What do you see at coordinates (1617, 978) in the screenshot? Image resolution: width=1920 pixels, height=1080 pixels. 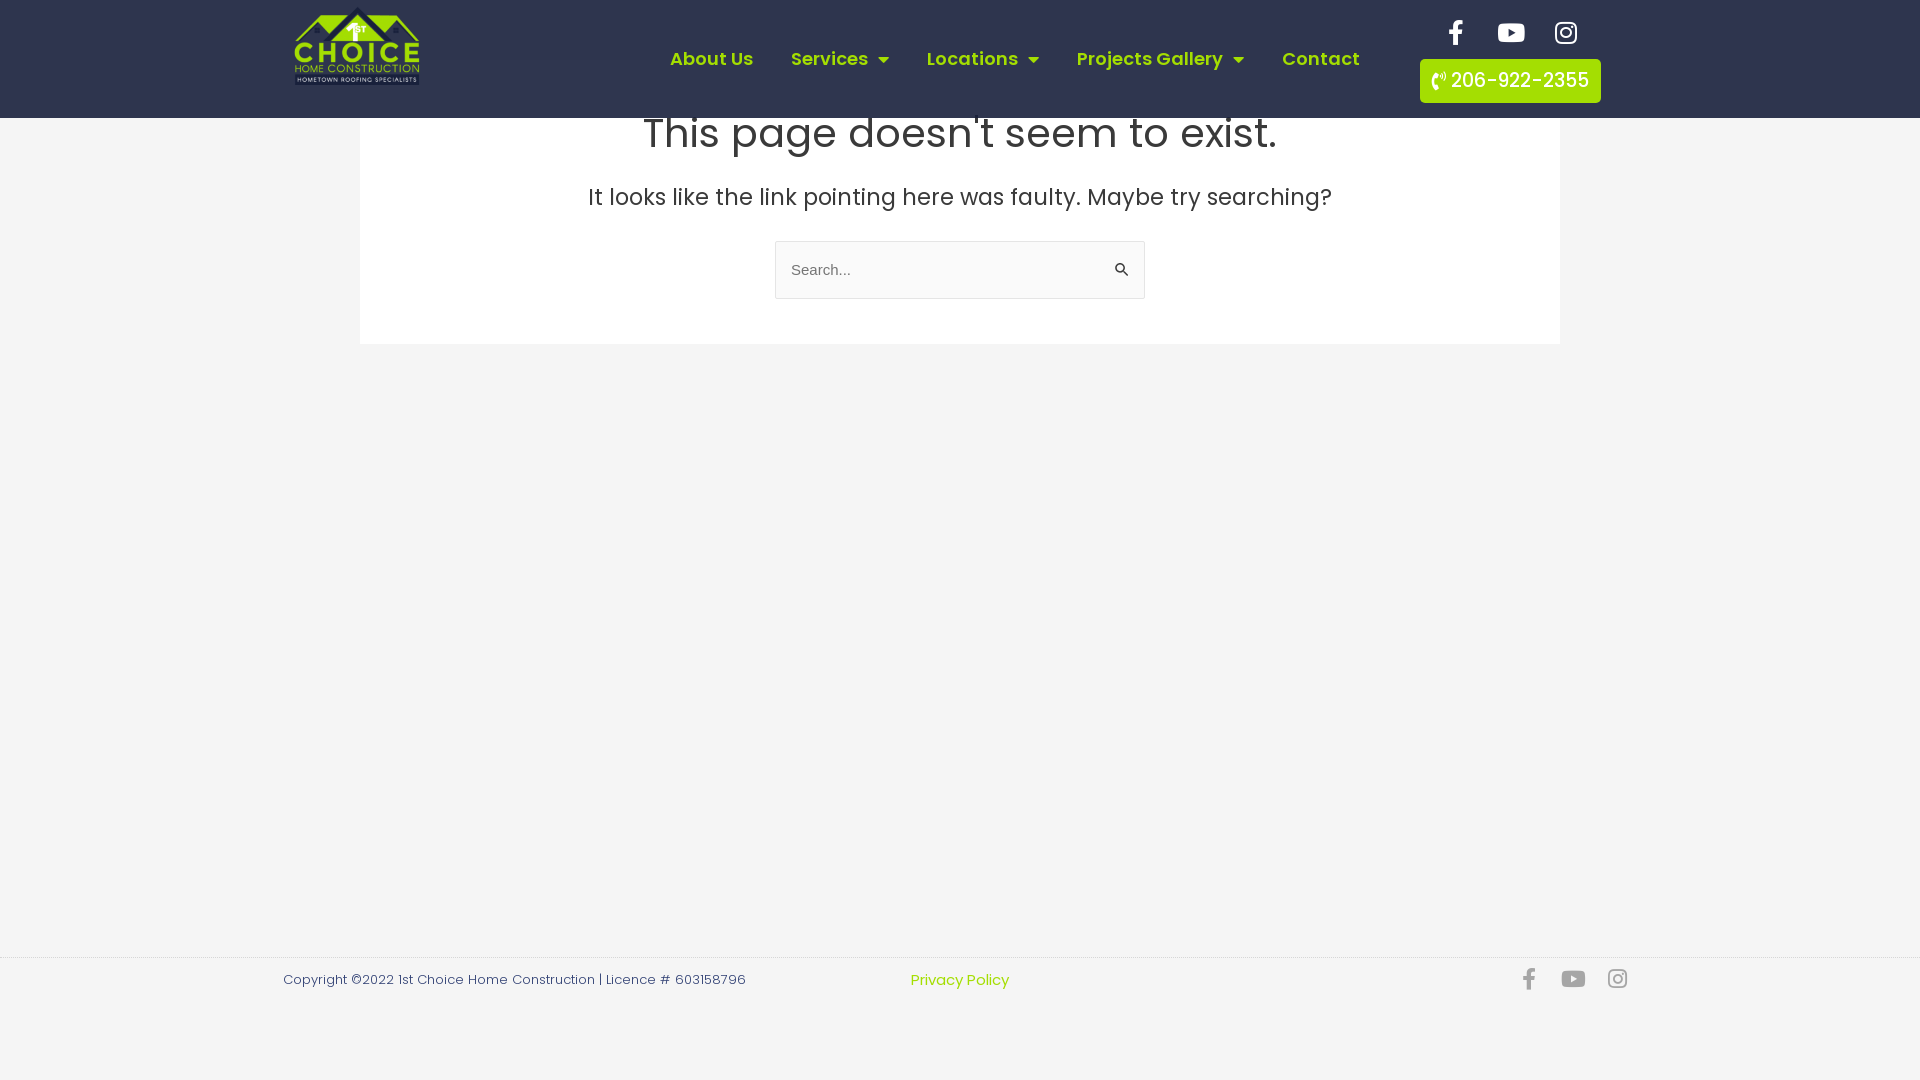 I see `'Instagram'` at bounding box center [1617, 978].